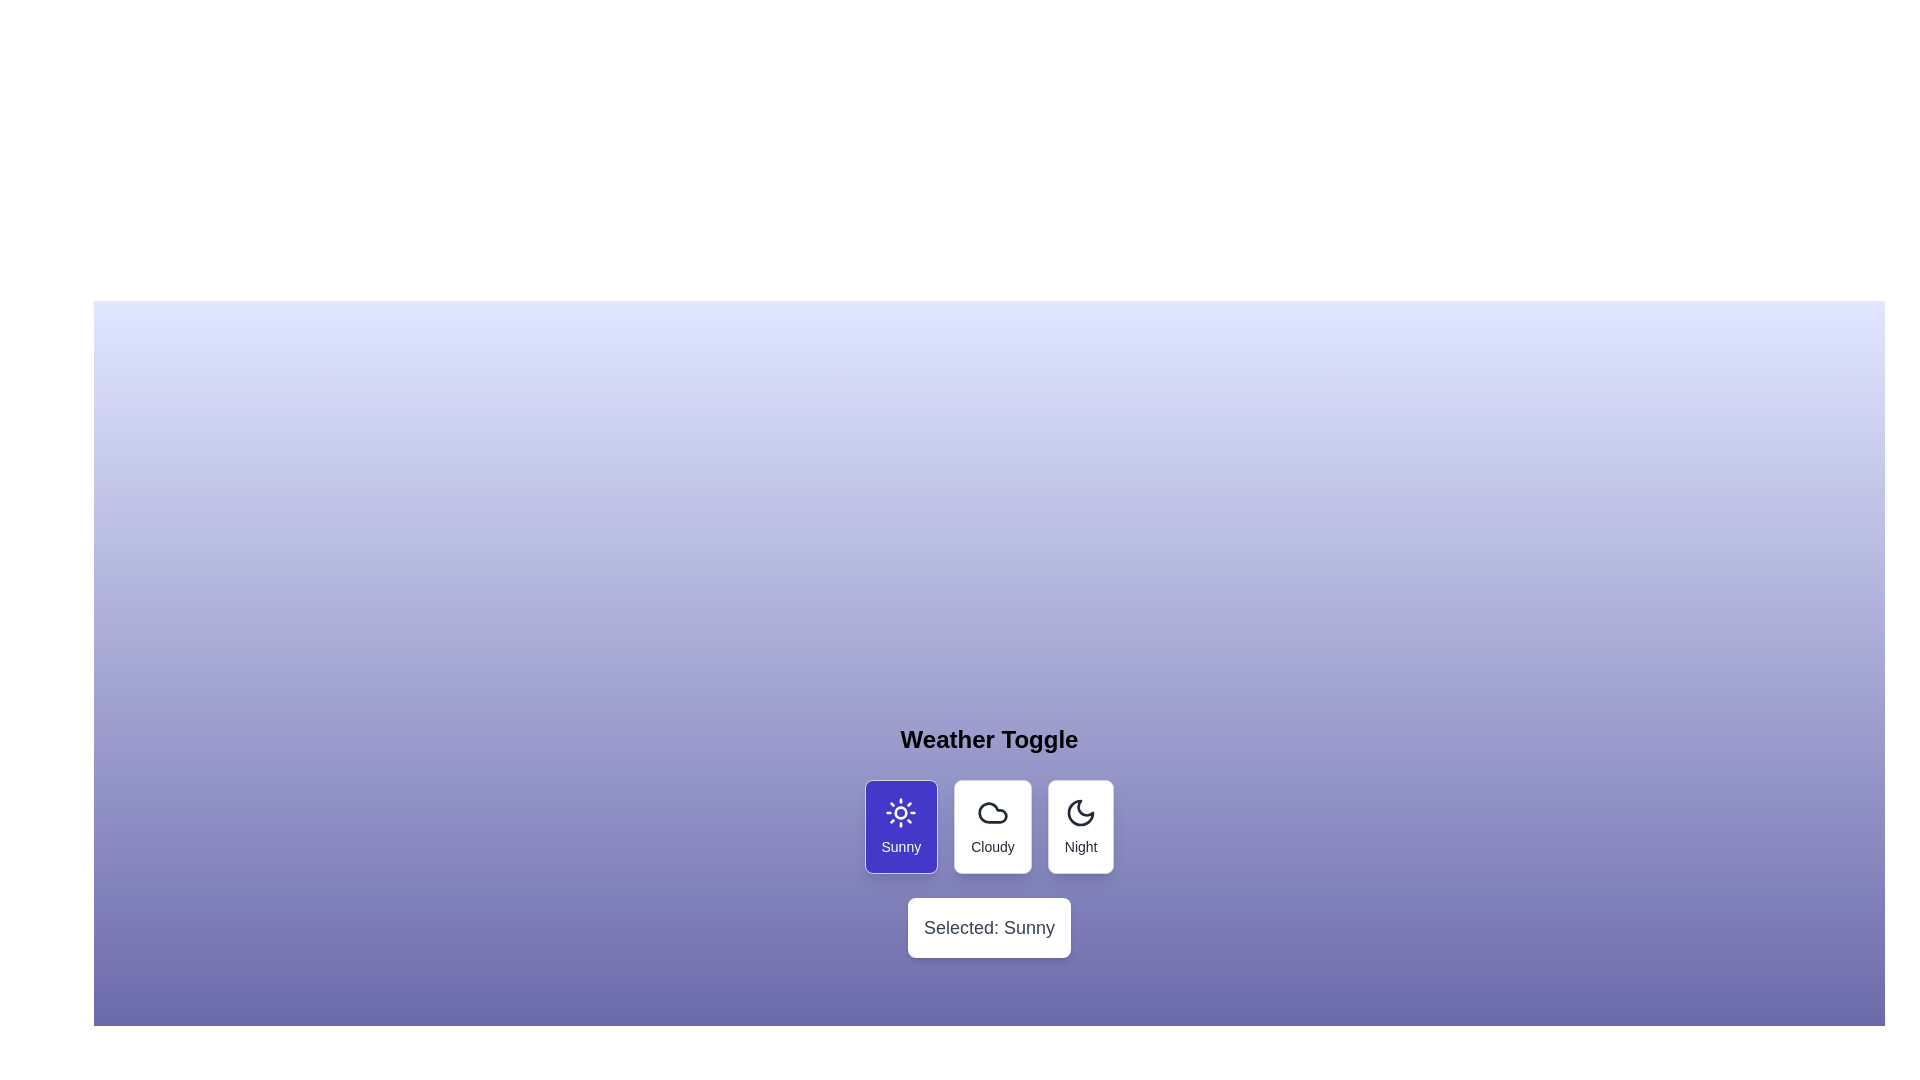  What do you see at coordinates (1080, 826) in the screenshot?
I see `the Night button to observe the visual scaling effect` at bounding box center [1080, 826].